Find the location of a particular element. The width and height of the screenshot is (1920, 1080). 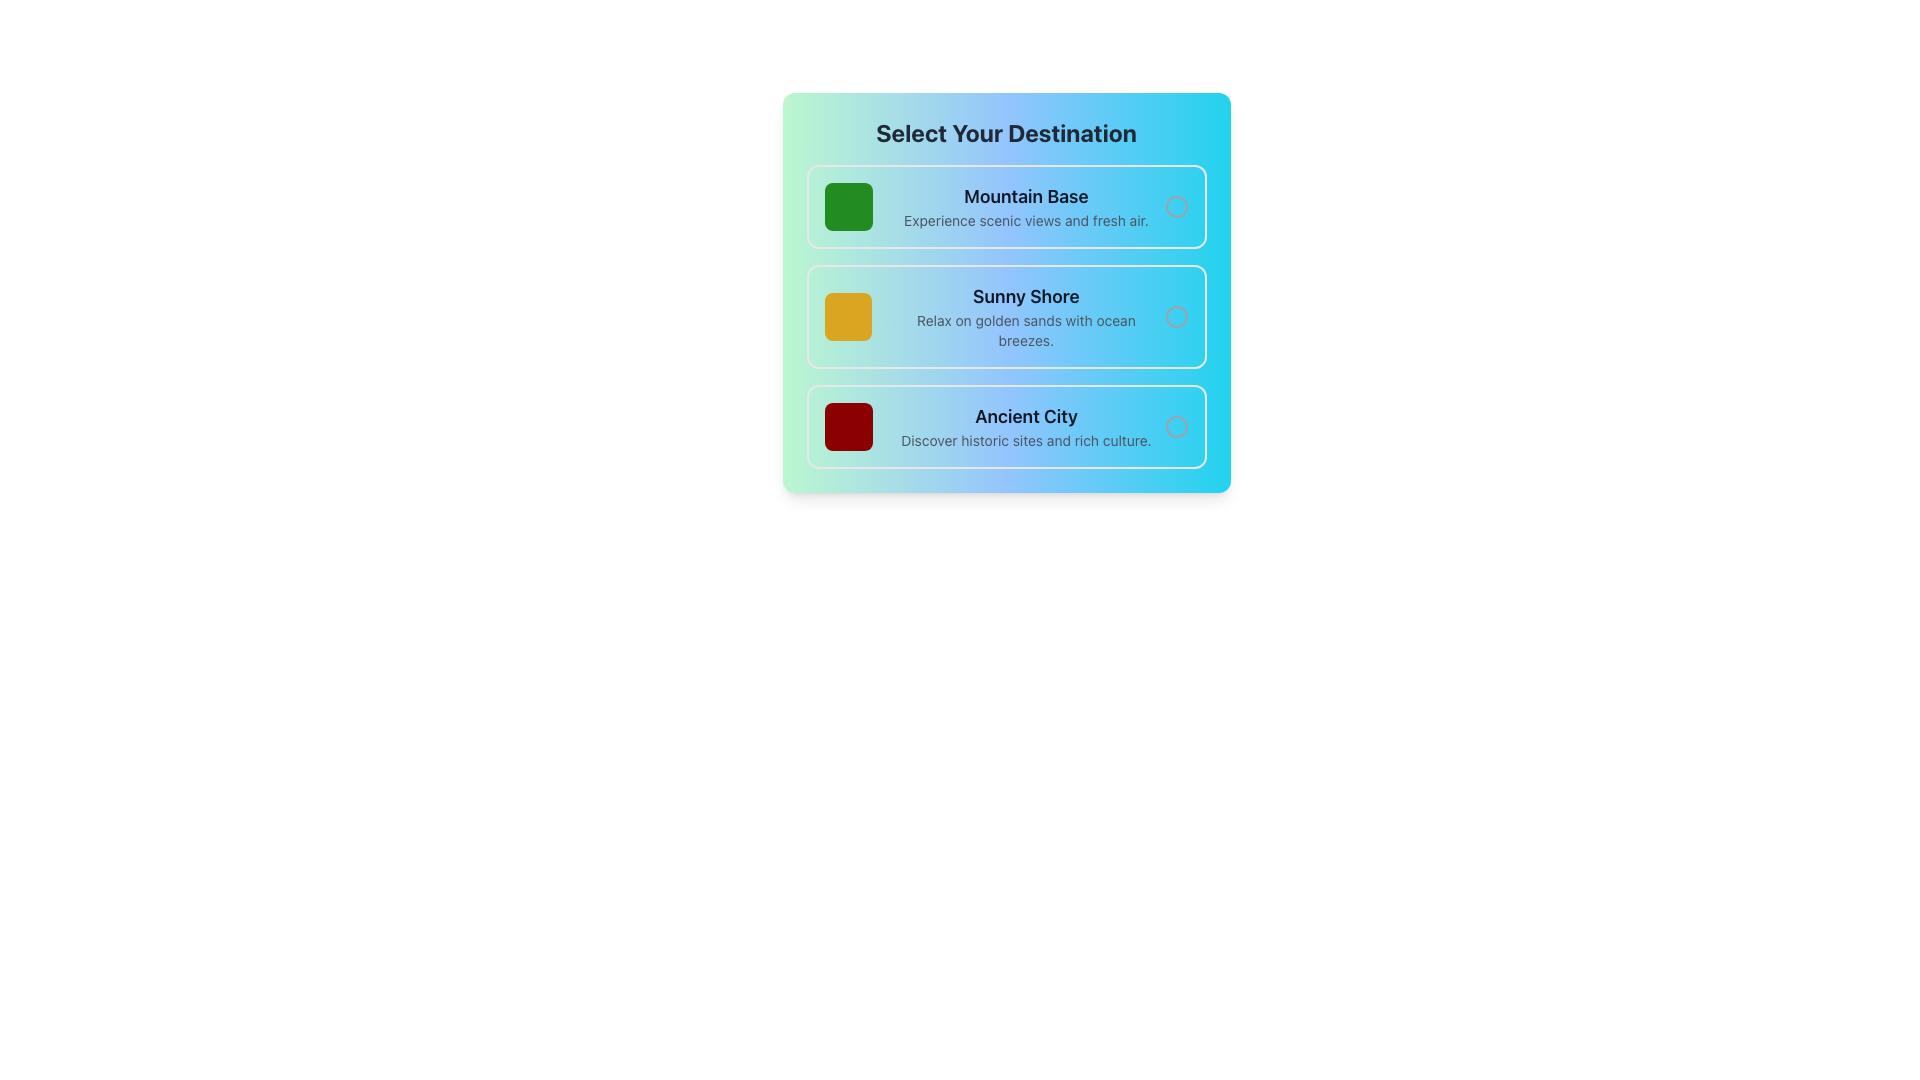

the descriptive text block titled 'Ancient City' which is aligned to the left of a light blue rectangular card and above a selectable circle in the 'Select Your Destination' section is located at coordinates (1026, 426).